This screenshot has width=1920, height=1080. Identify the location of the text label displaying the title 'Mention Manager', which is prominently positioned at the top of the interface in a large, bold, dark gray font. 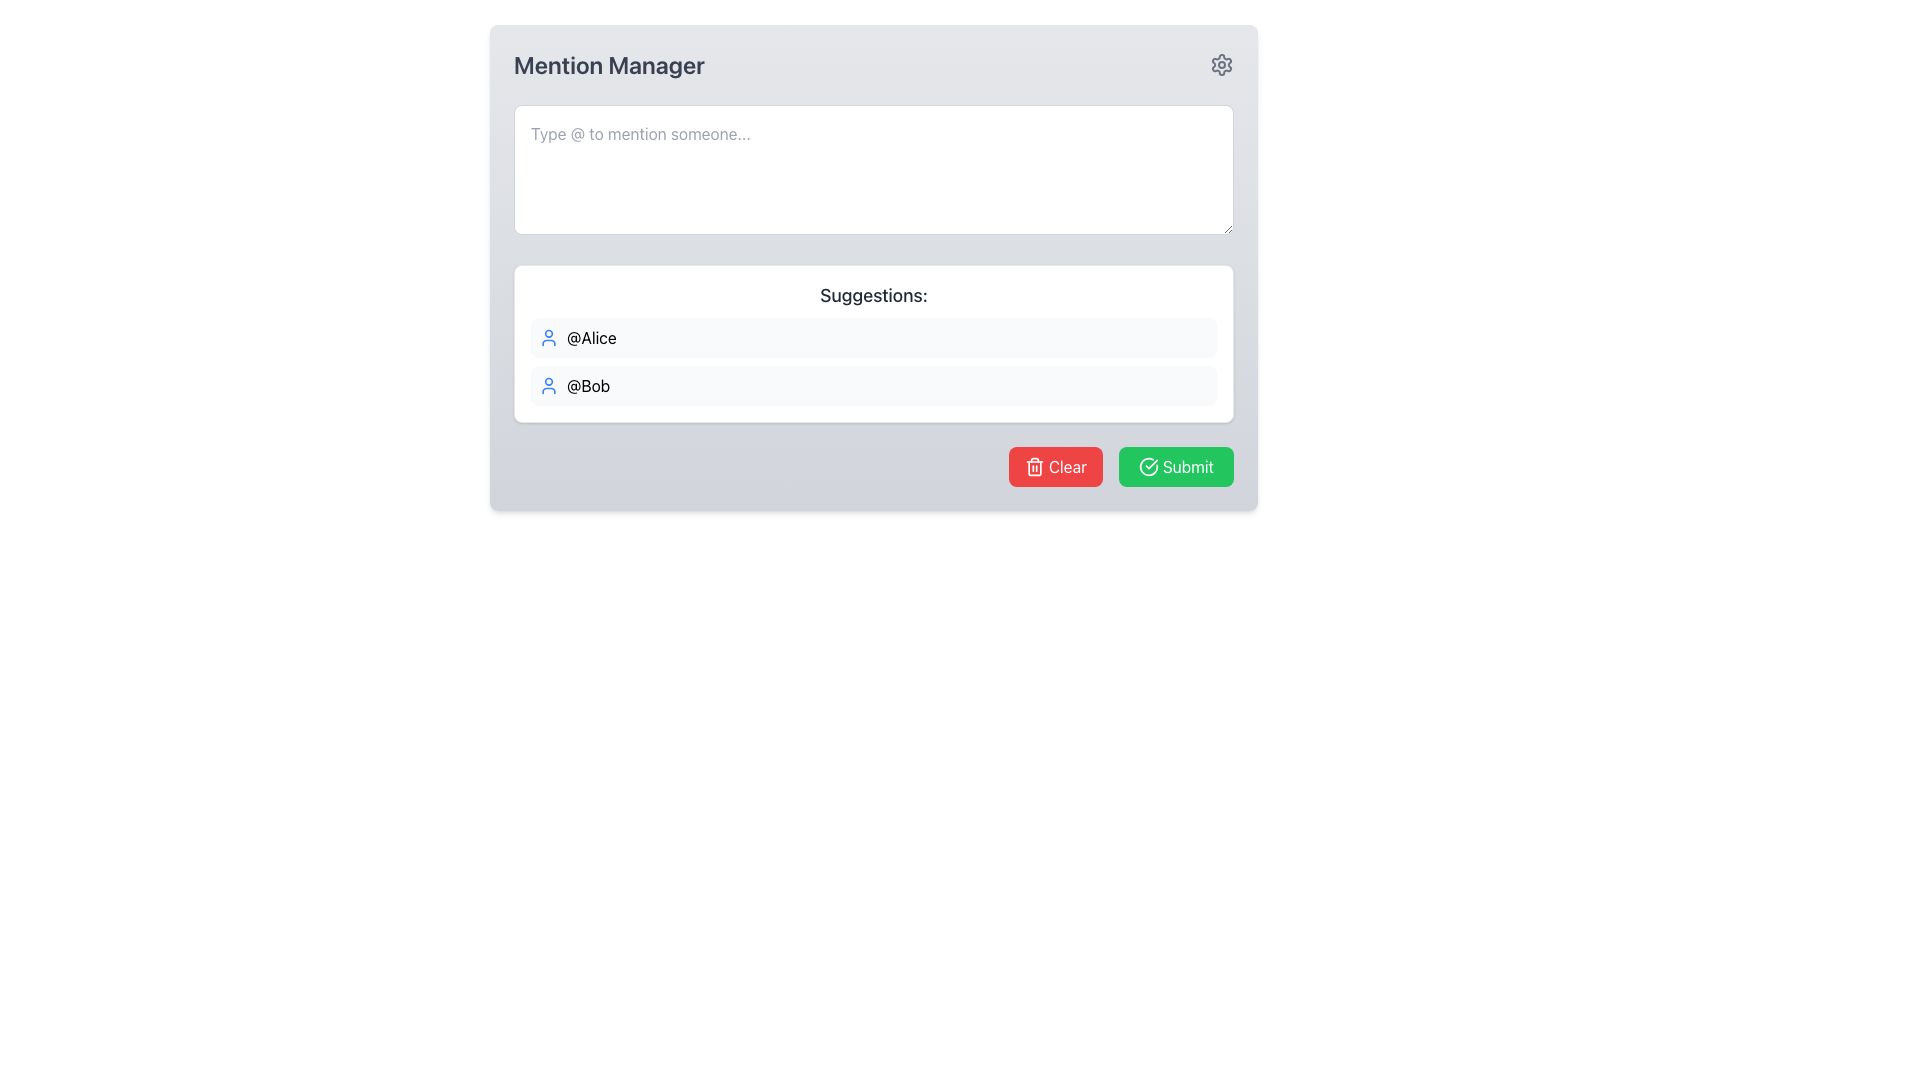
(608, 64).